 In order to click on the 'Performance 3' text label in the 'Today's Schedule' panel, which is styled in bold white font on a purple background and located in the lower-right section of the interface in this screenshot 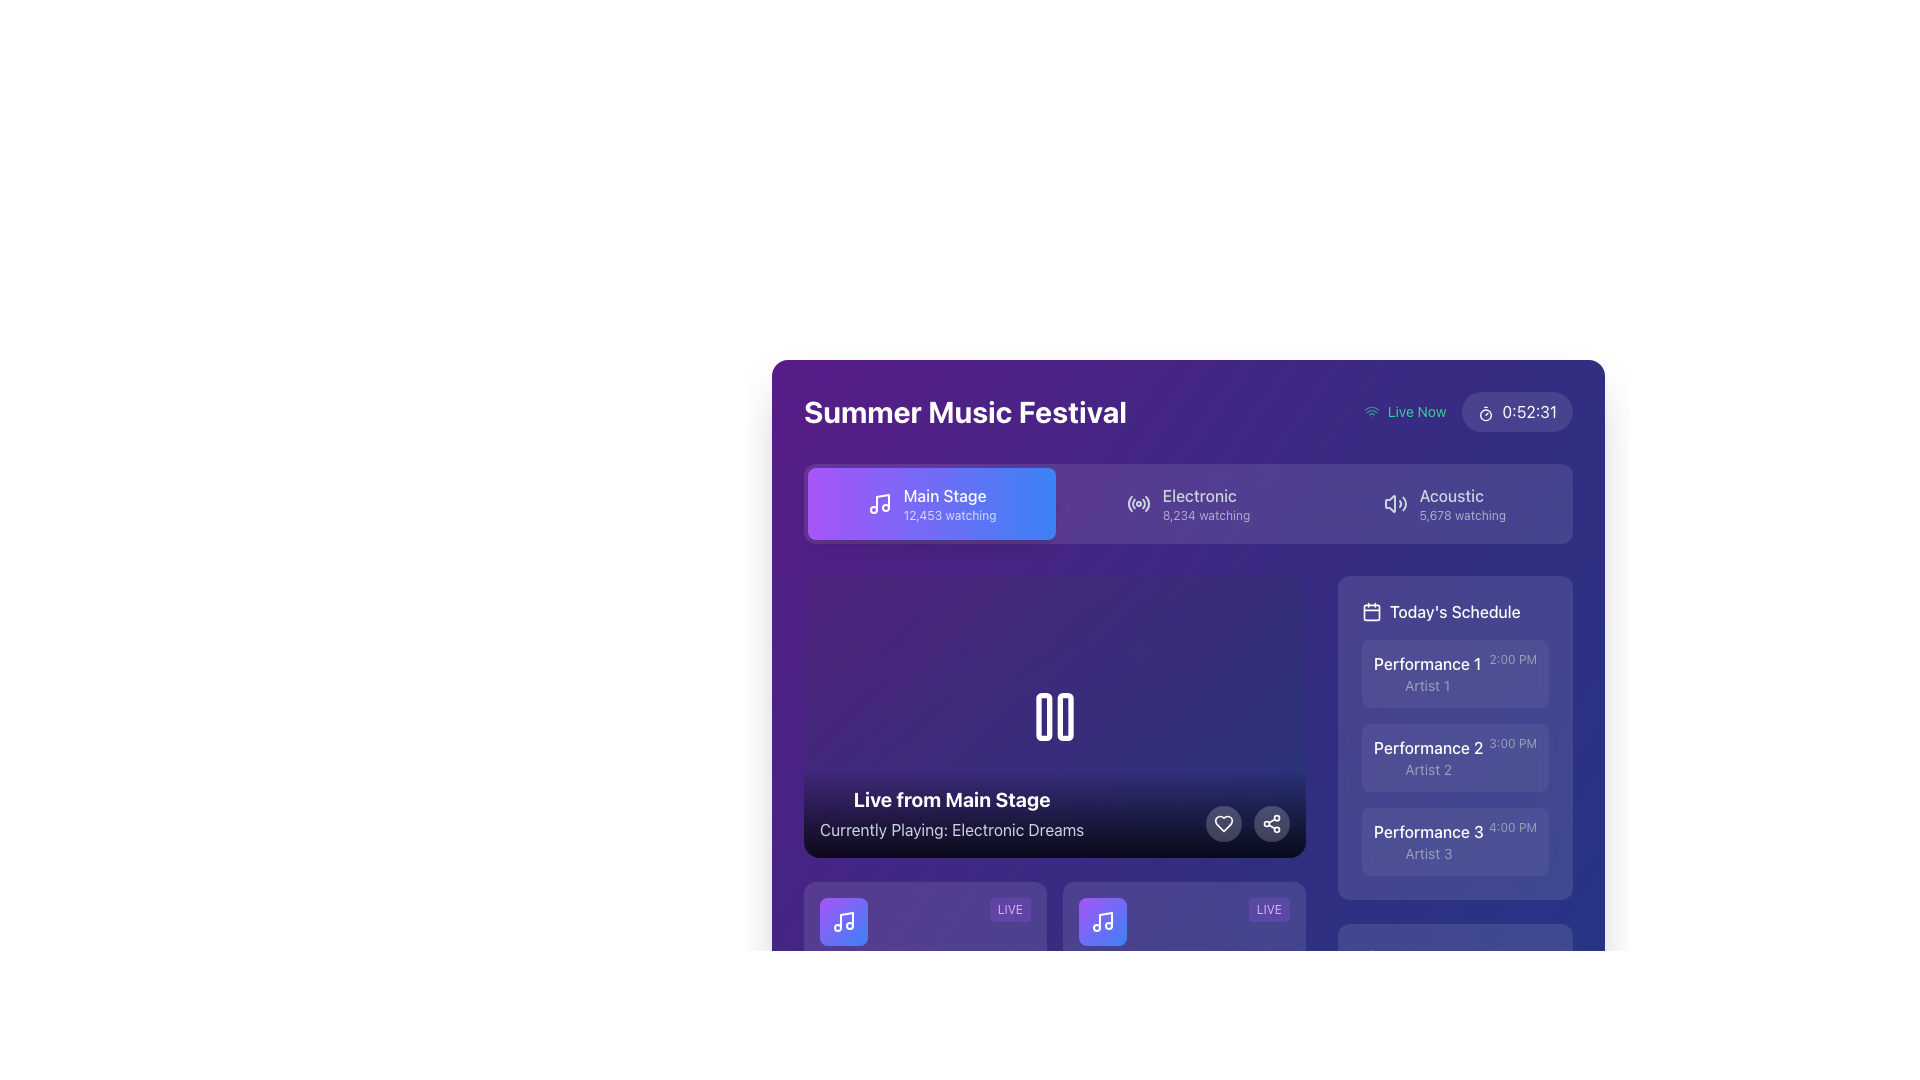, I will do `click(1427, 832)`.